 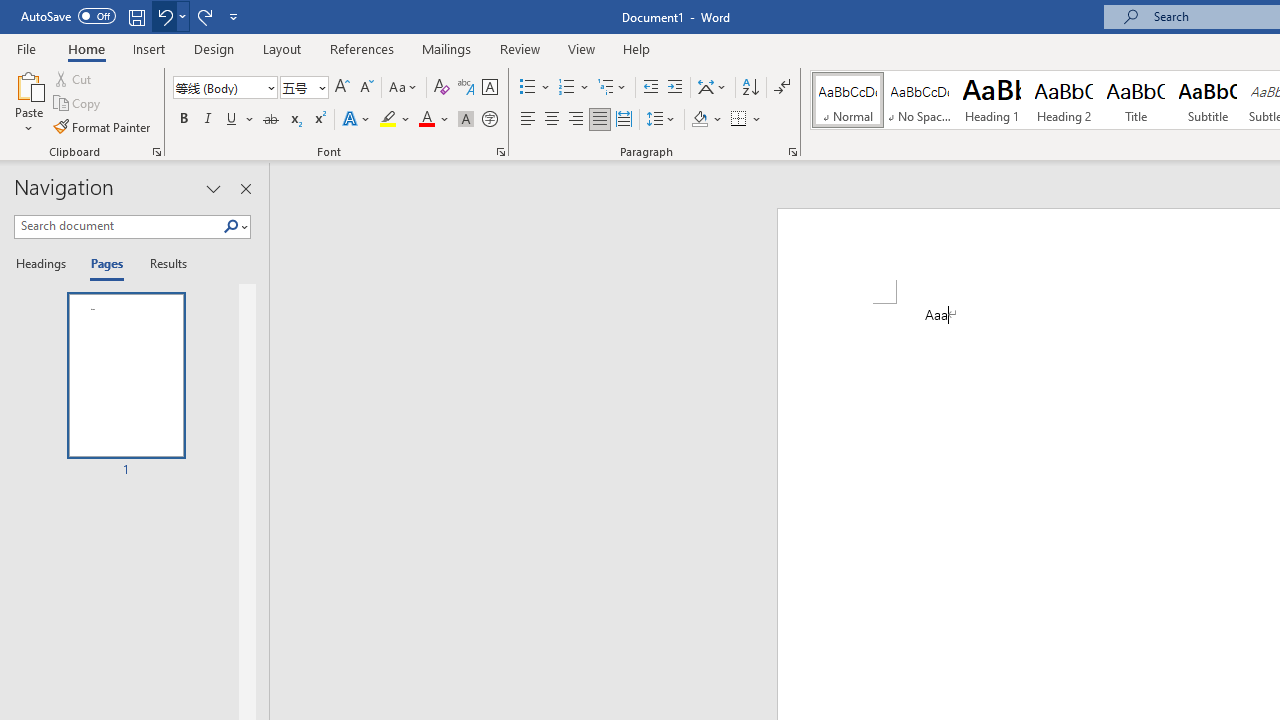 What do you see at coordinates (78, 103) in the screenshot?
I see `'Copy'` at bounding box center [78, 103].